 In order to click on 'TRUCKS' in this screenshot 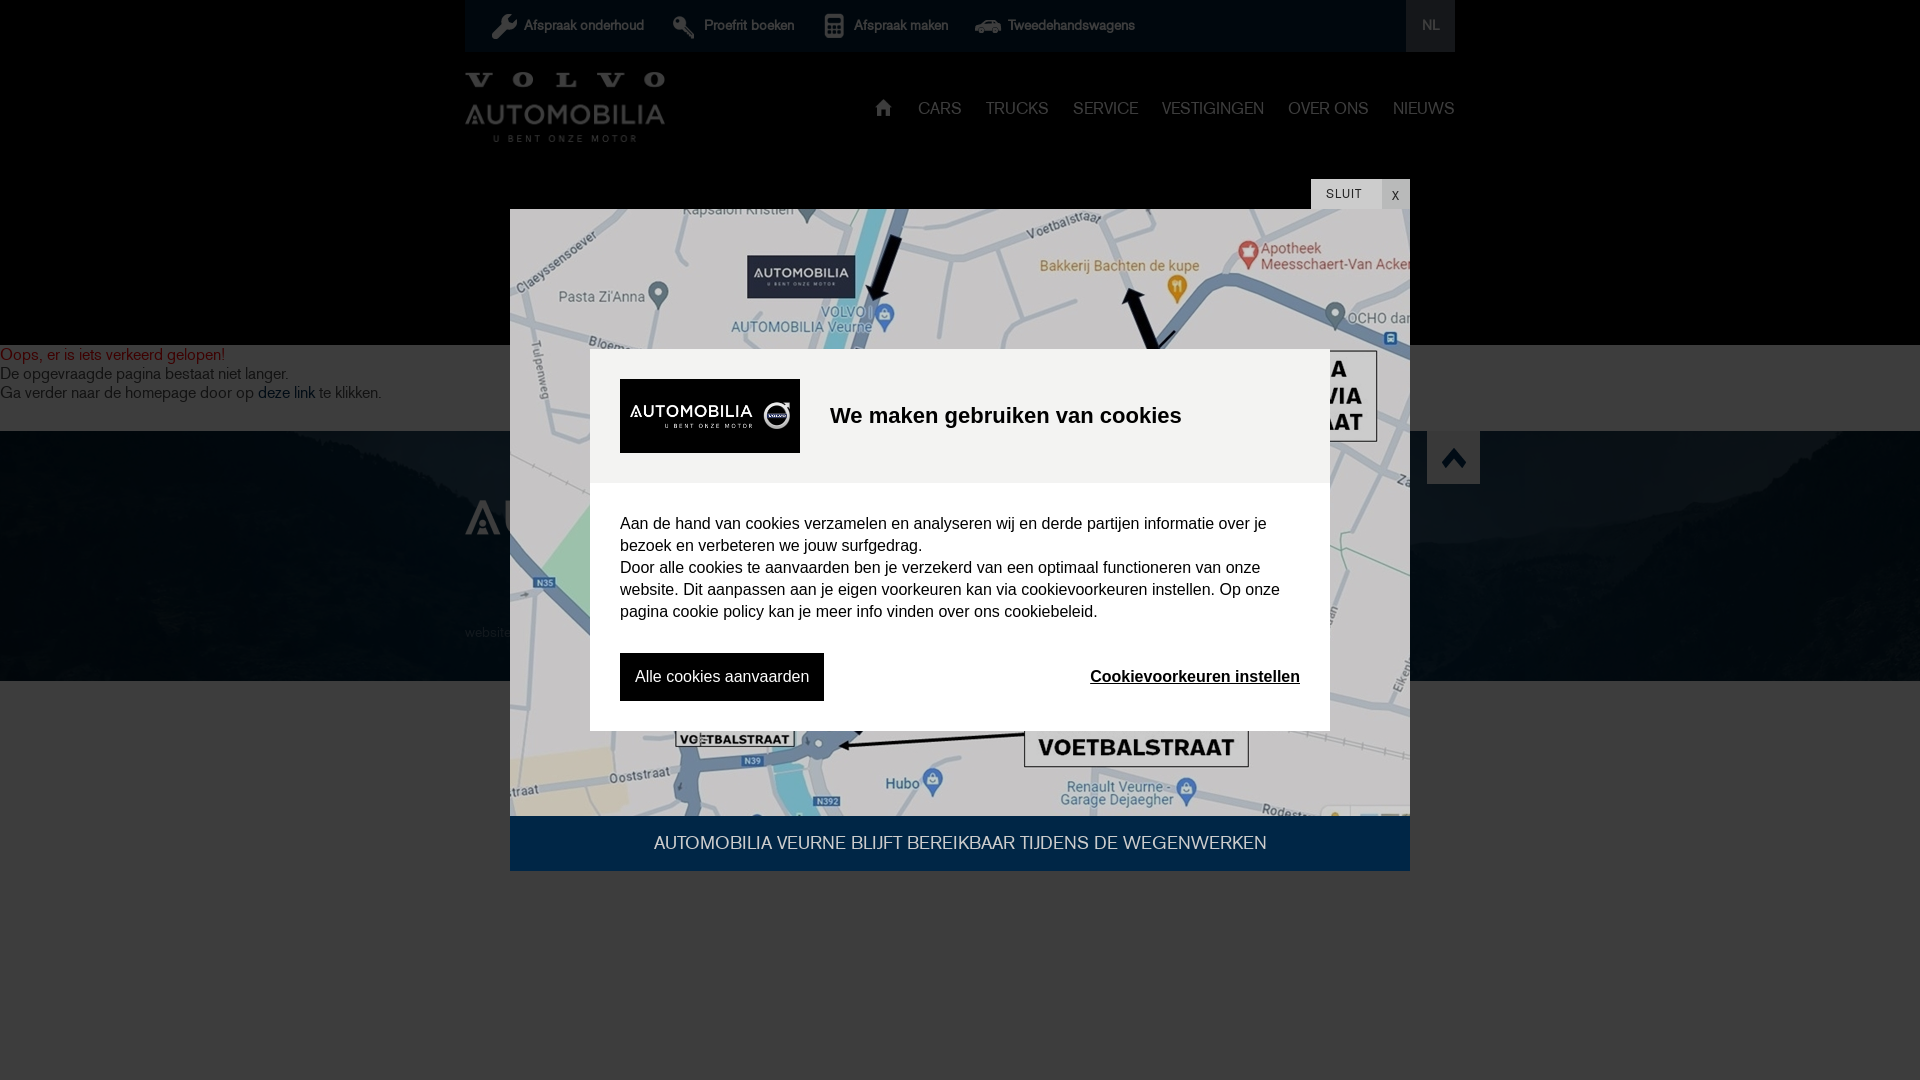, I will do `click(985, 112)`.